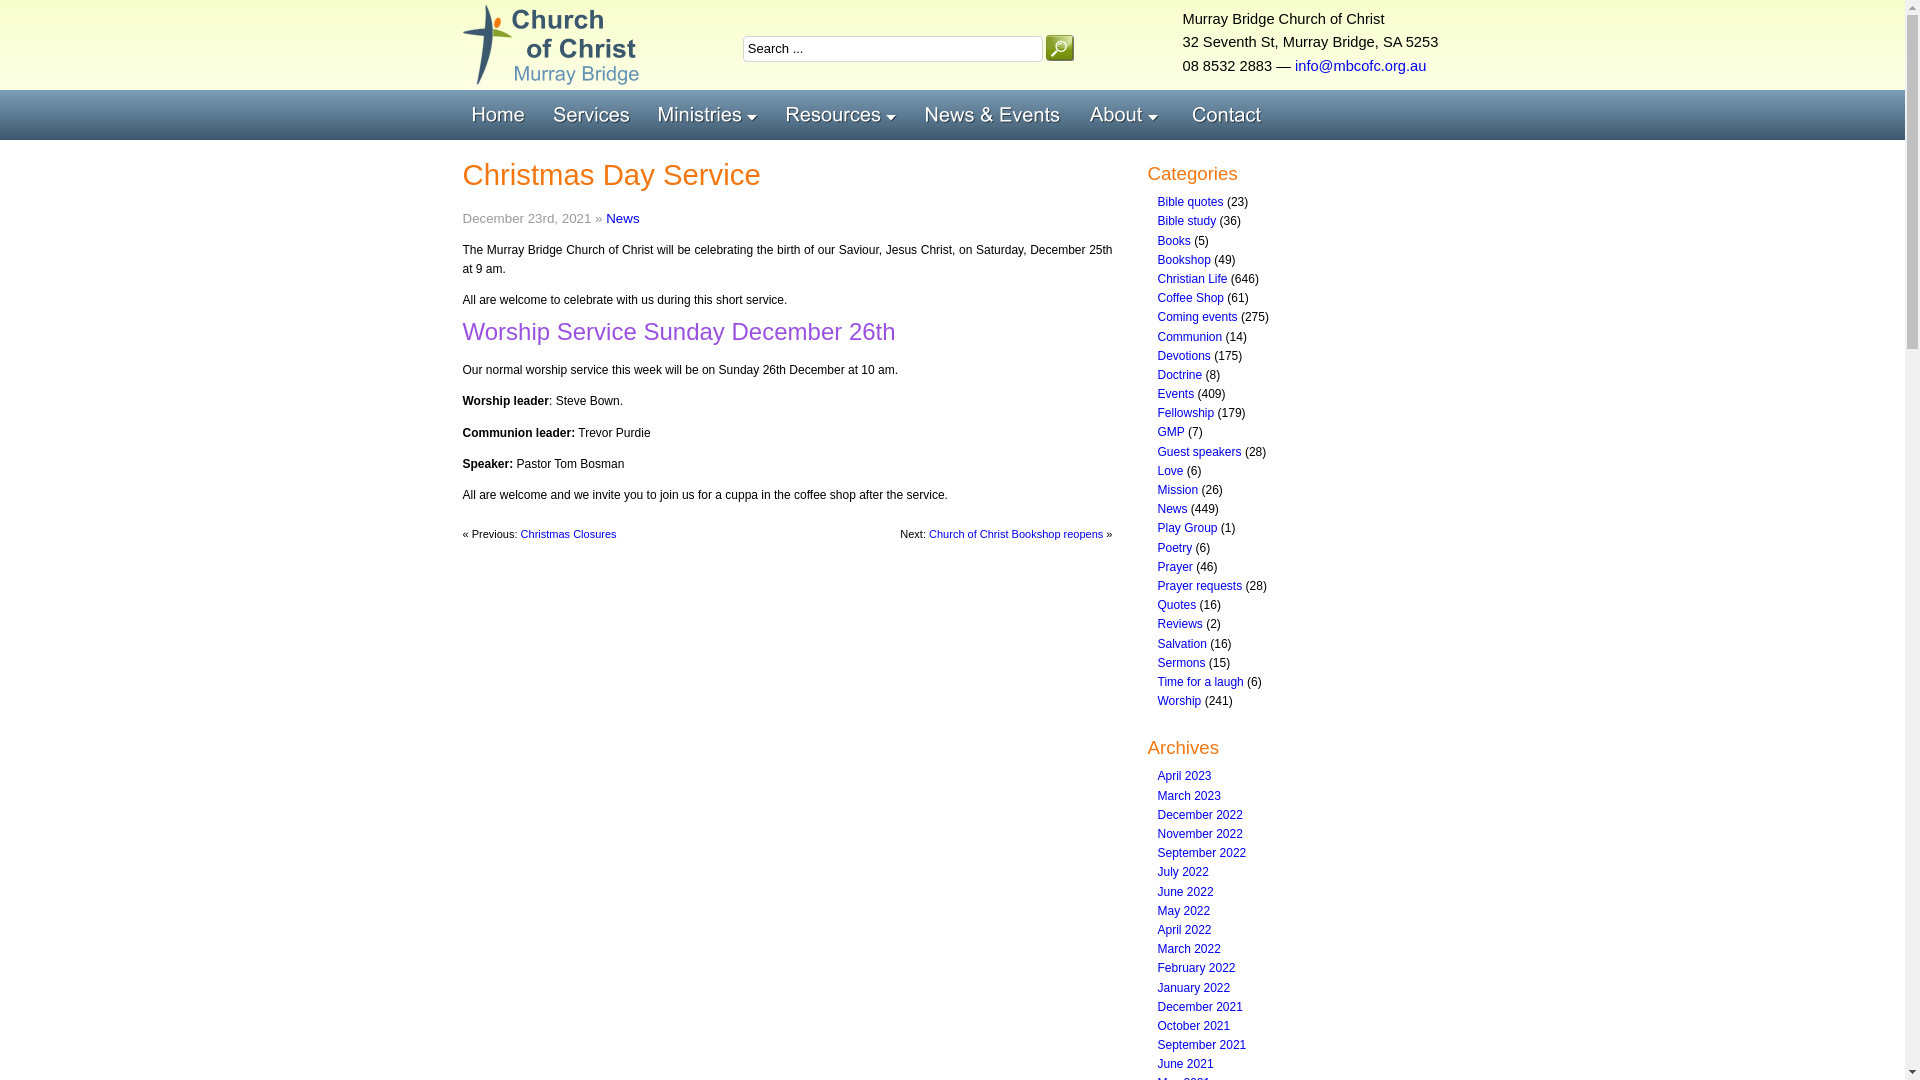 The height and width of the screenshot is (1080, 1920). What do you see at coordinates (1193, 278) in the screenshot?
I see `'Christian Life'` at bounding box center [1193, 278].